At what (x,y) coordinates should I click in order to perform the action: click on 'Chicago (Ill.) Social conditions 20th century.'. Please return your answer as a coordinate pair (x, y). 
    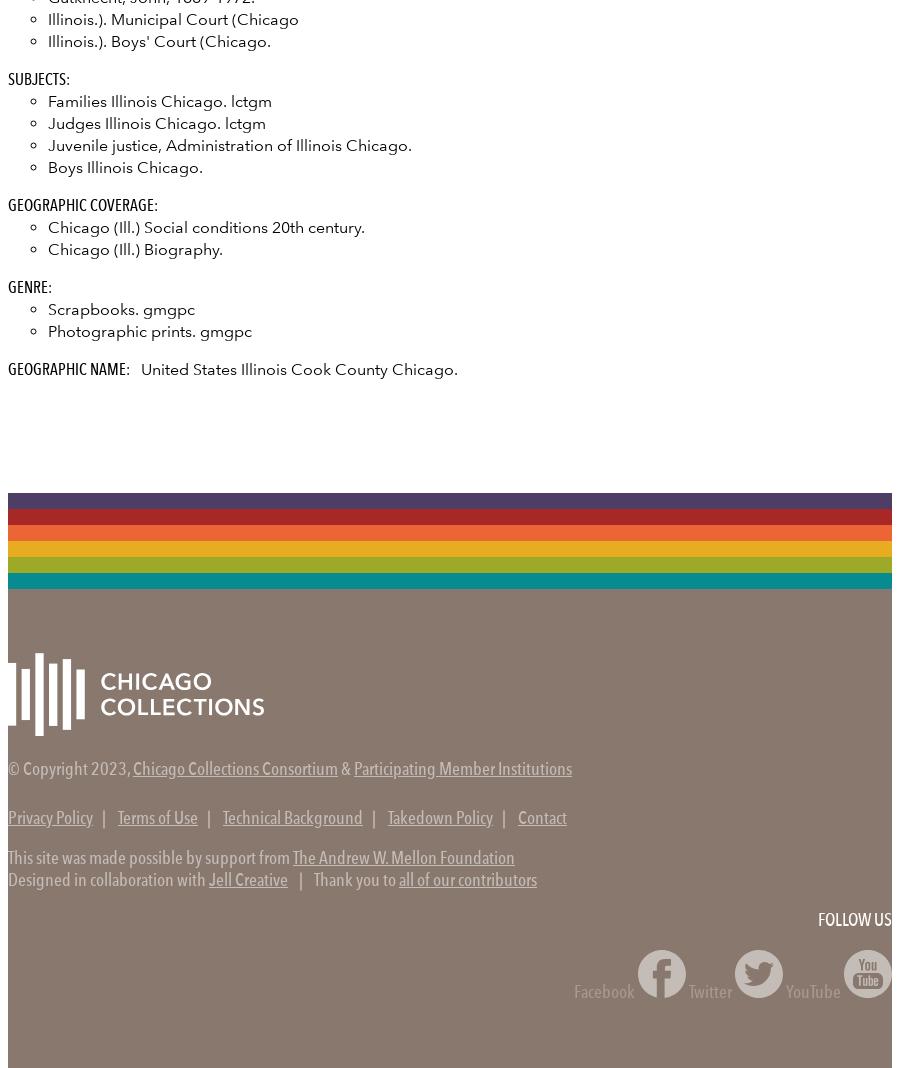
    Looking at the image, I should click on (47, 226).